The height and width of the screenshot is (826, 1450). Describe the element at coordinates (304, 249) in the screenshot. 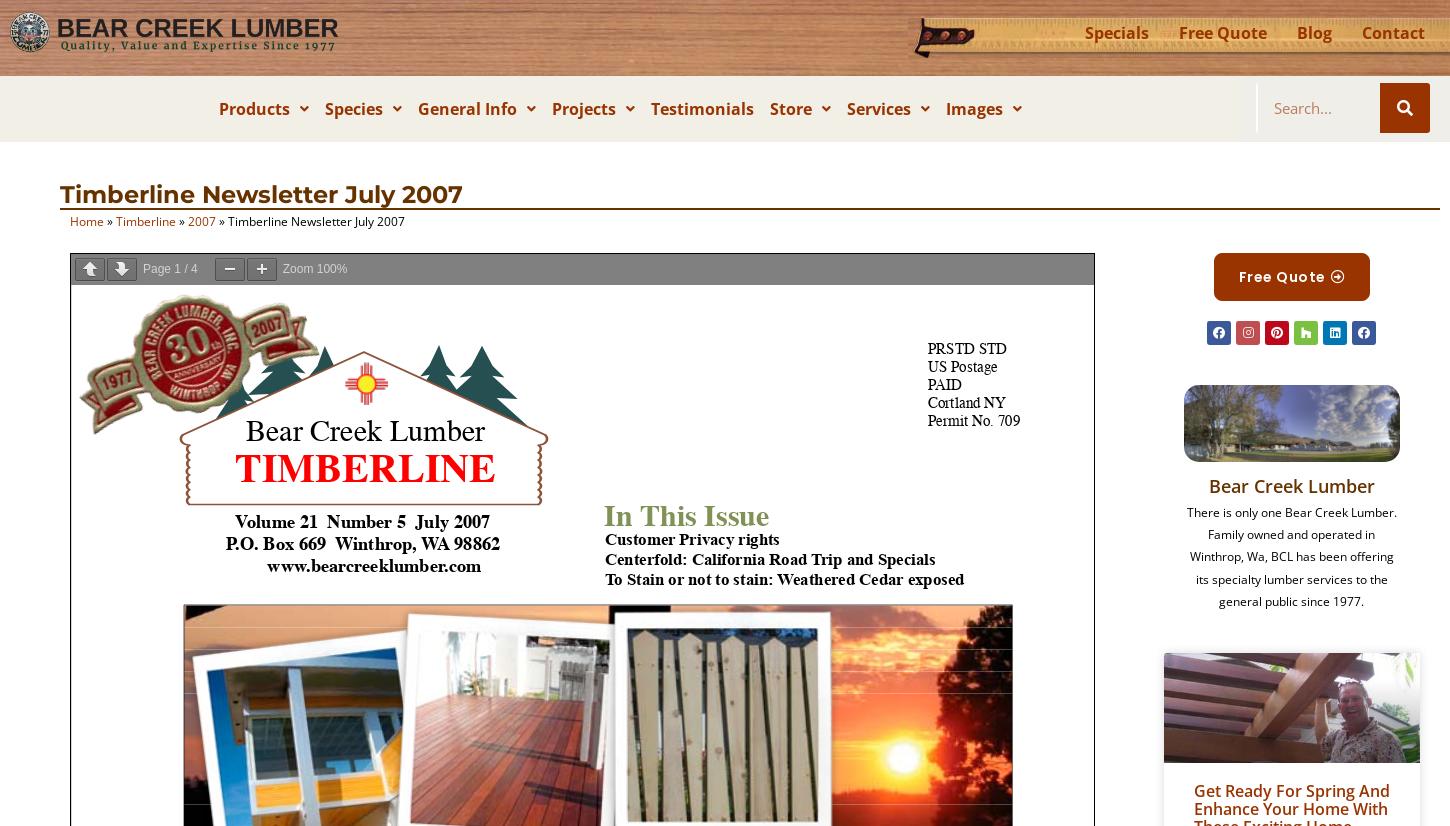

I see `'Ceiling Paneling'` at that location.